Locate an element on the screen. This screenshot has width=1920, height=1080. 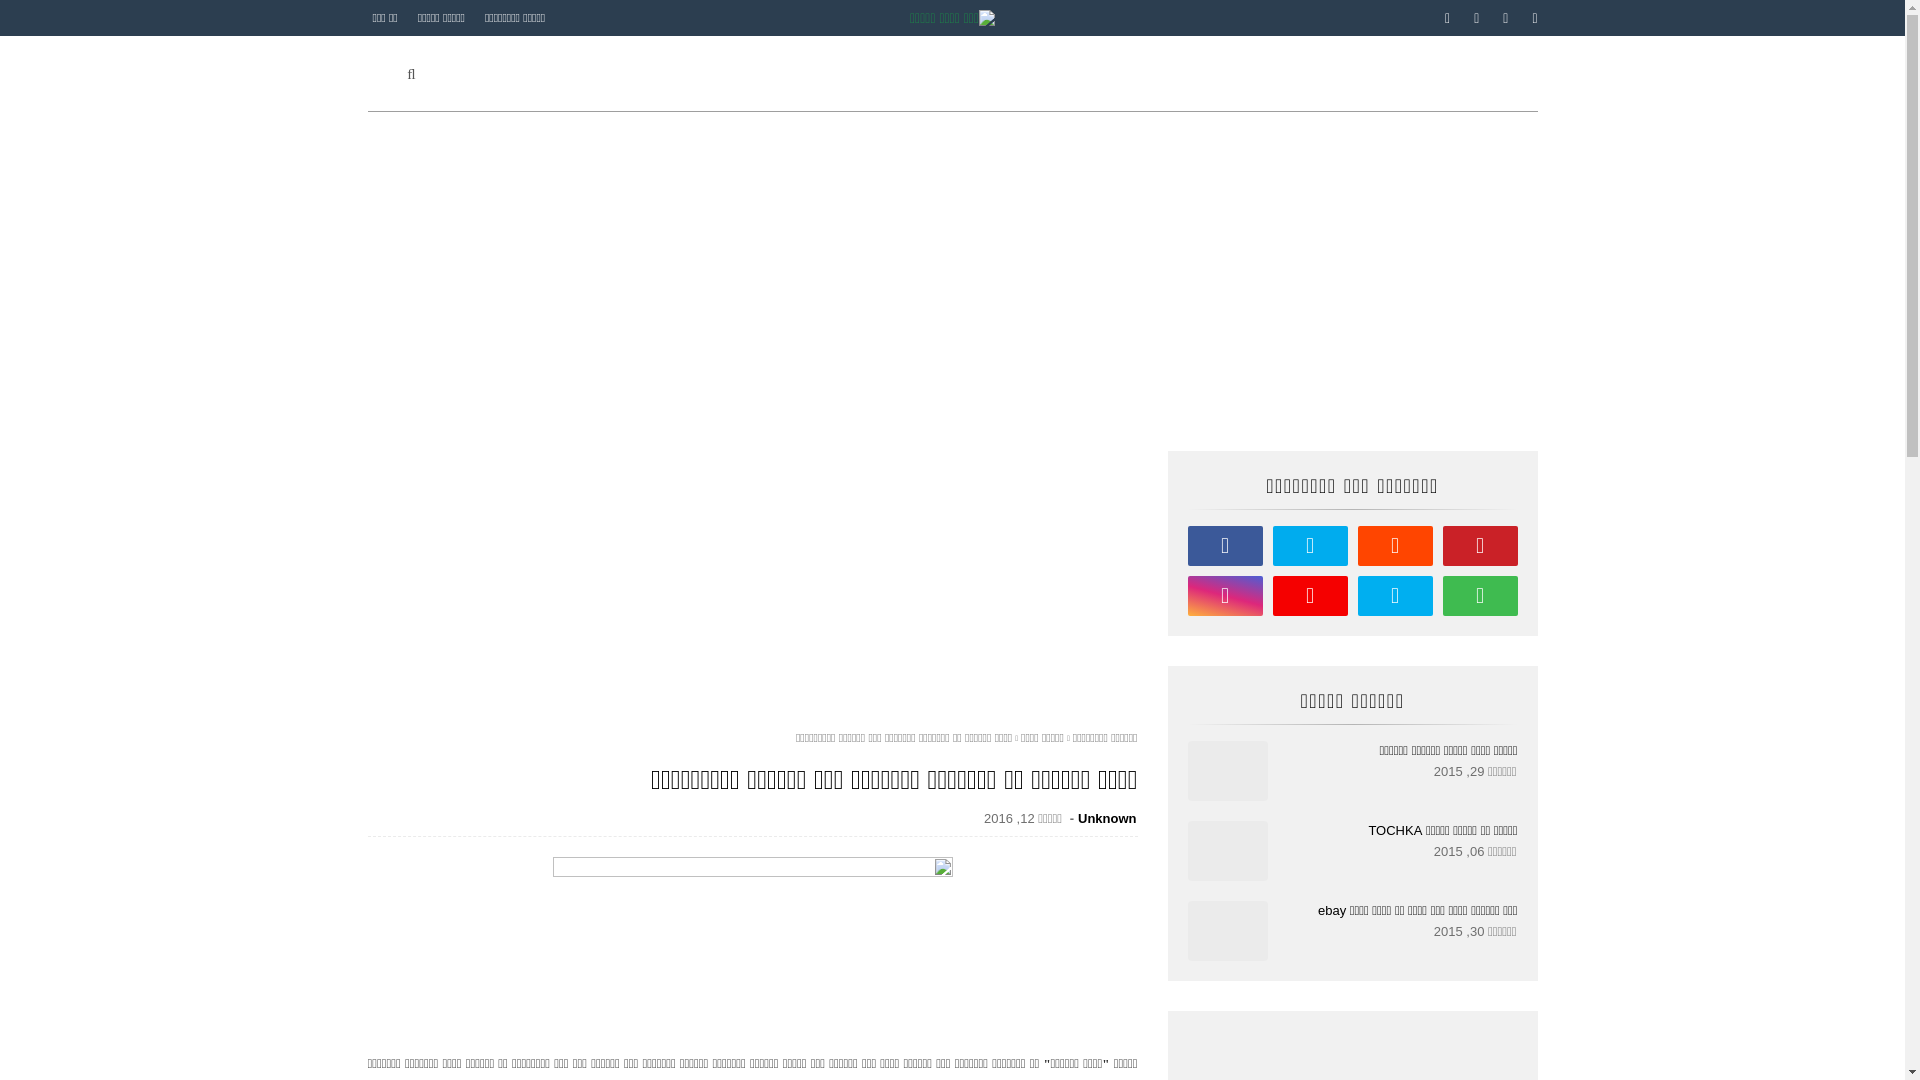
'Advertisement' is located at coordinates (952, 281).